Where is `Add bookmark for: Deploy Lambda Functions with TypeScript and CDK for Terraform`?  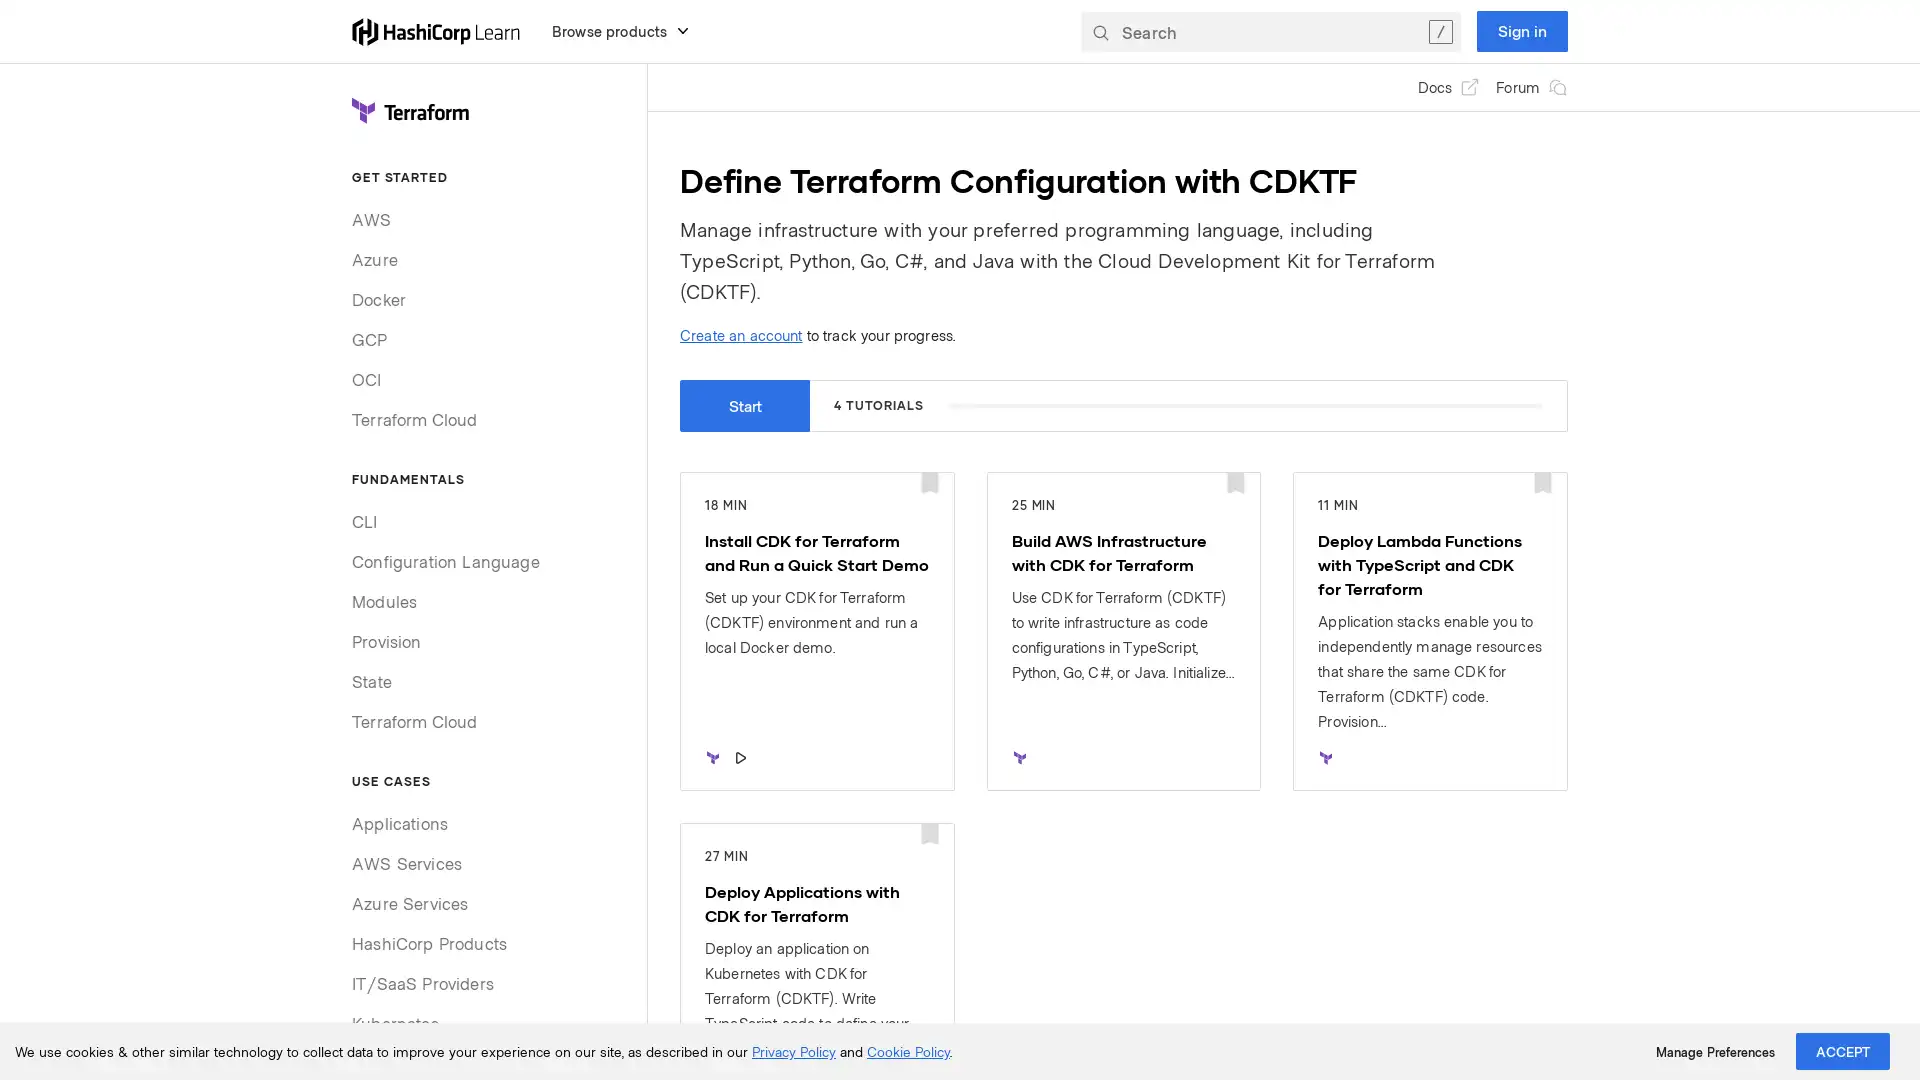
Add bookmark for: Deploy Lambda Functions with TypeScript and CDK for Terraform is located at coordinates (1540, 484).